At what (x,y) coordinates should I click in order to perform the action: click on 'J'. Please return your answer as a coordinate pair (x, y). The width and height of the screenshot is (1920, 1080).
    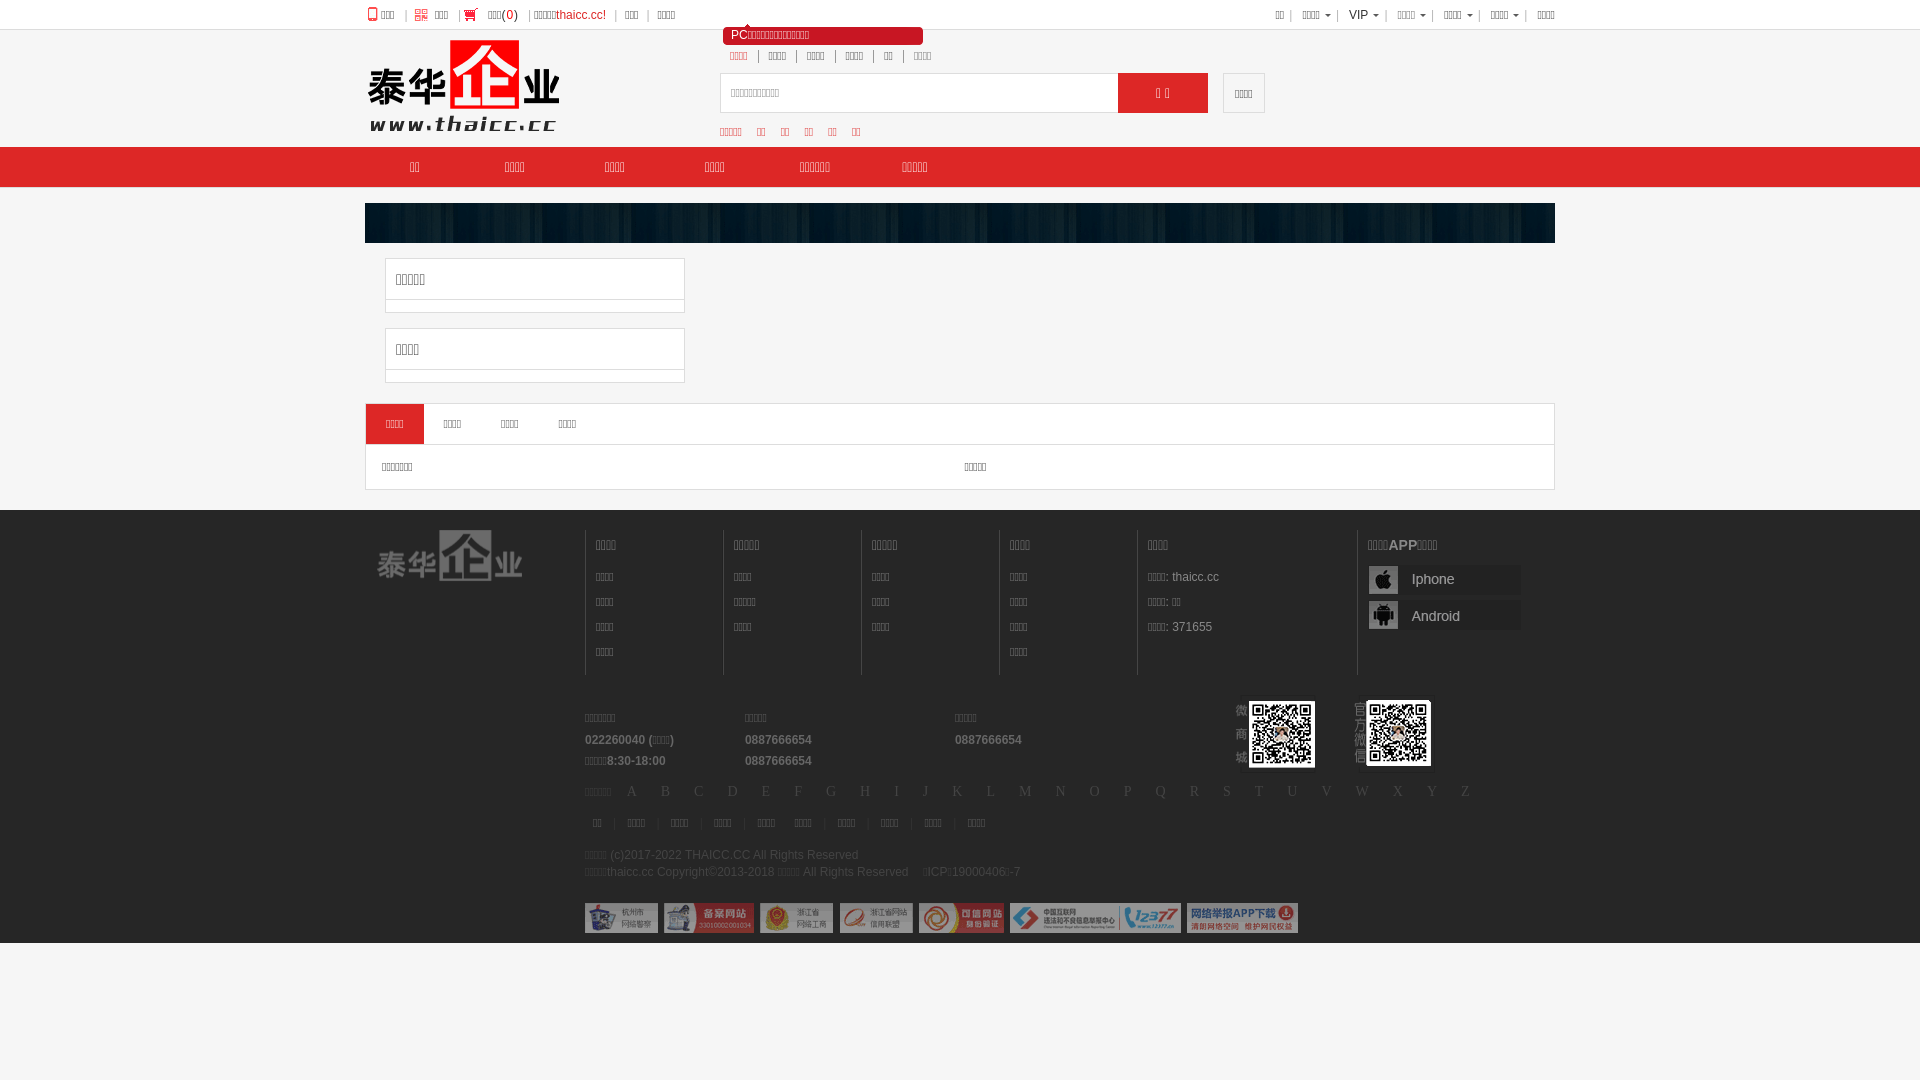
    Looking at the image, I should click on (924, 790).